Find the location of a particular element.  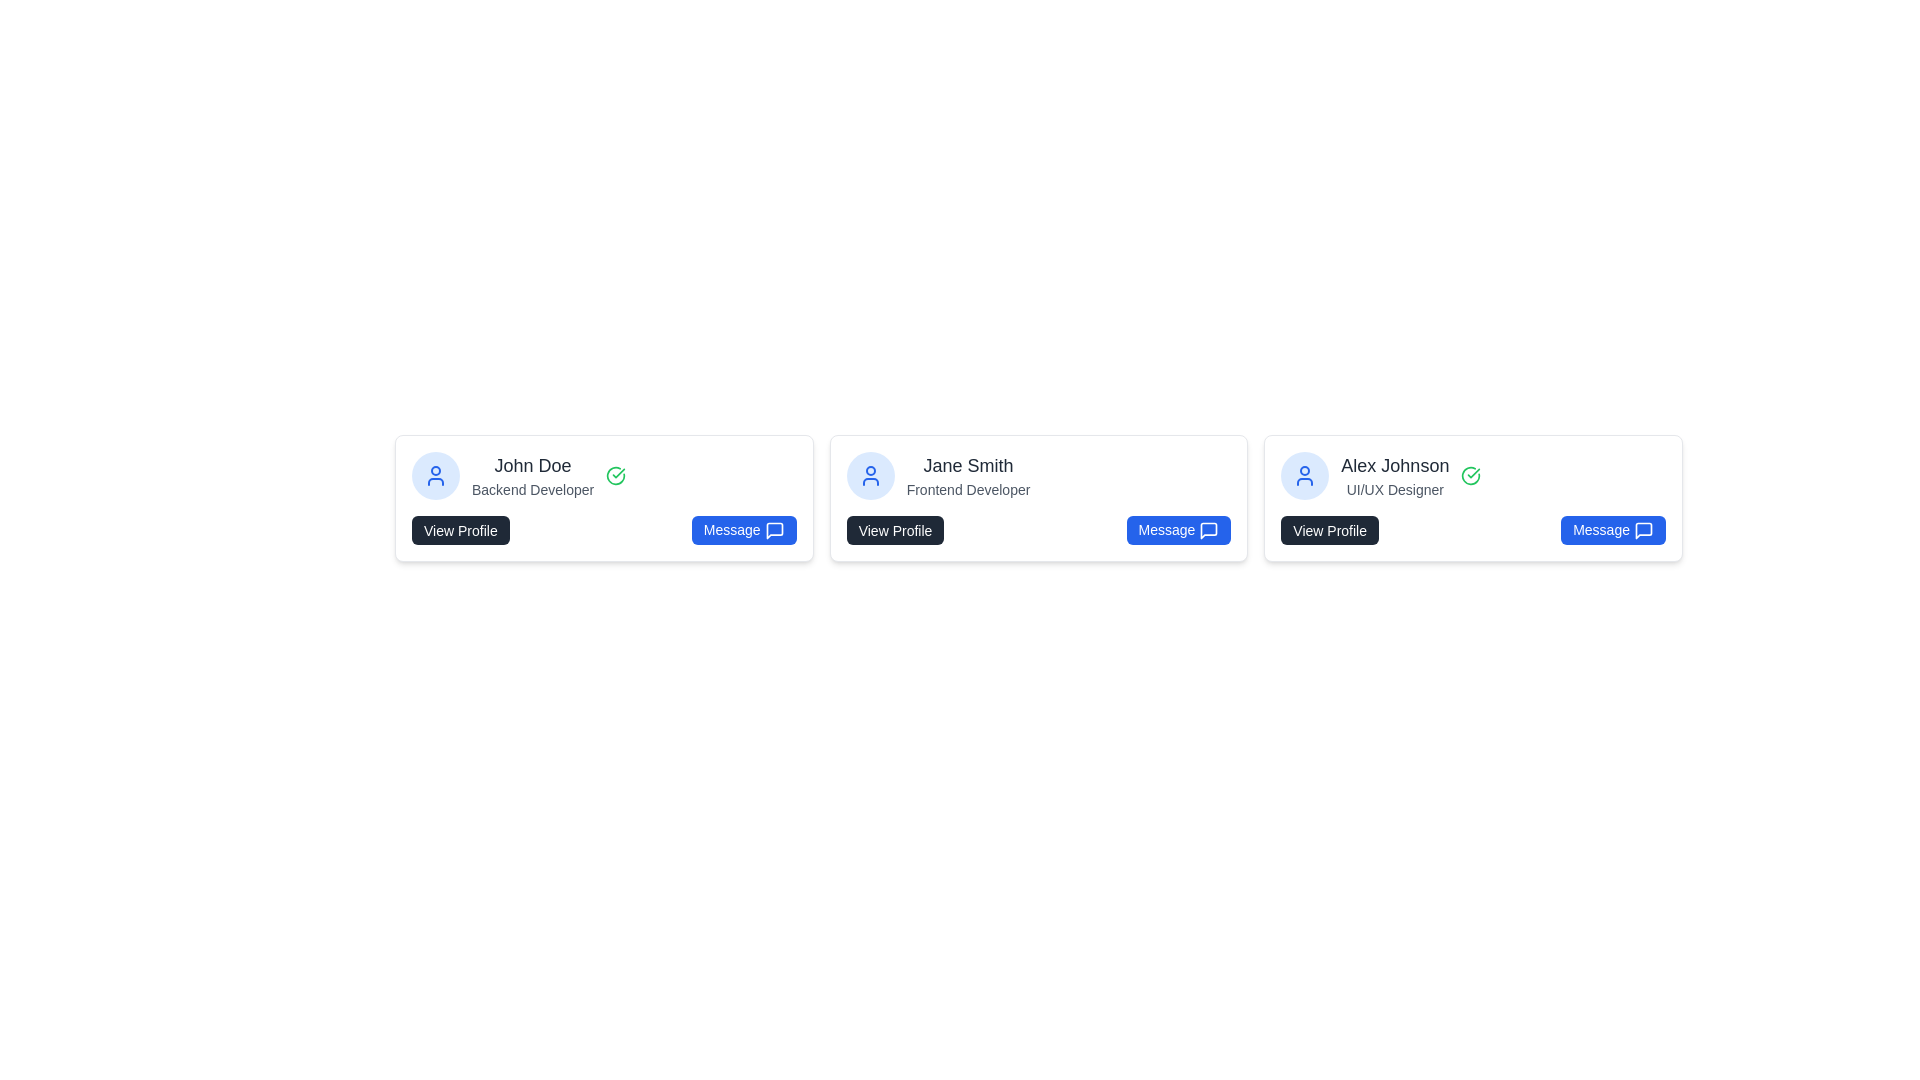

the circular icon with a green checkmark symbol located adjacent to the 'Alex Johnson' user label in the top-right corner of the card is located at coordinates (1471, 475).